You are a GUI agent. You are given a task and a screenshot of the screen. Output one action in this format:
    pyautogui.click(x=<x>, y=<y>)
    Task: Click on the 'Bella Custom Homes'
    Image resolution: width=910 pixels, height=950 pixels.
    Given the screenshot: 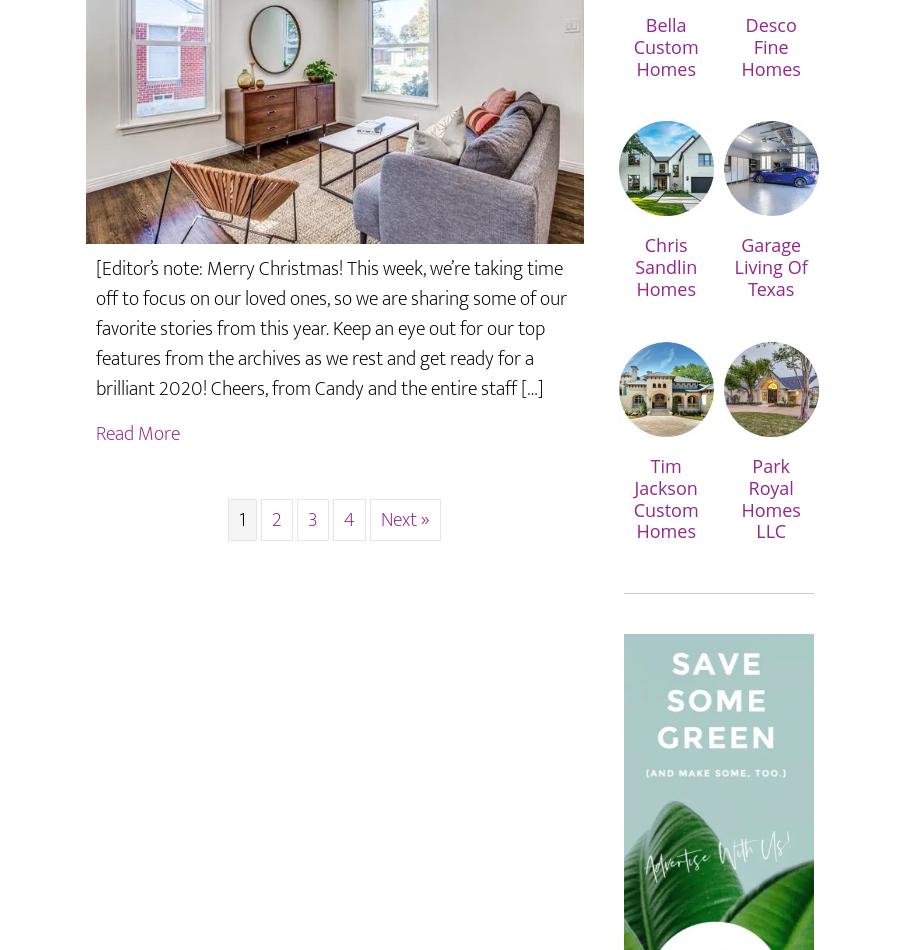 What is the action you would take?
    pyautogui.click(x=664, y=46)
    